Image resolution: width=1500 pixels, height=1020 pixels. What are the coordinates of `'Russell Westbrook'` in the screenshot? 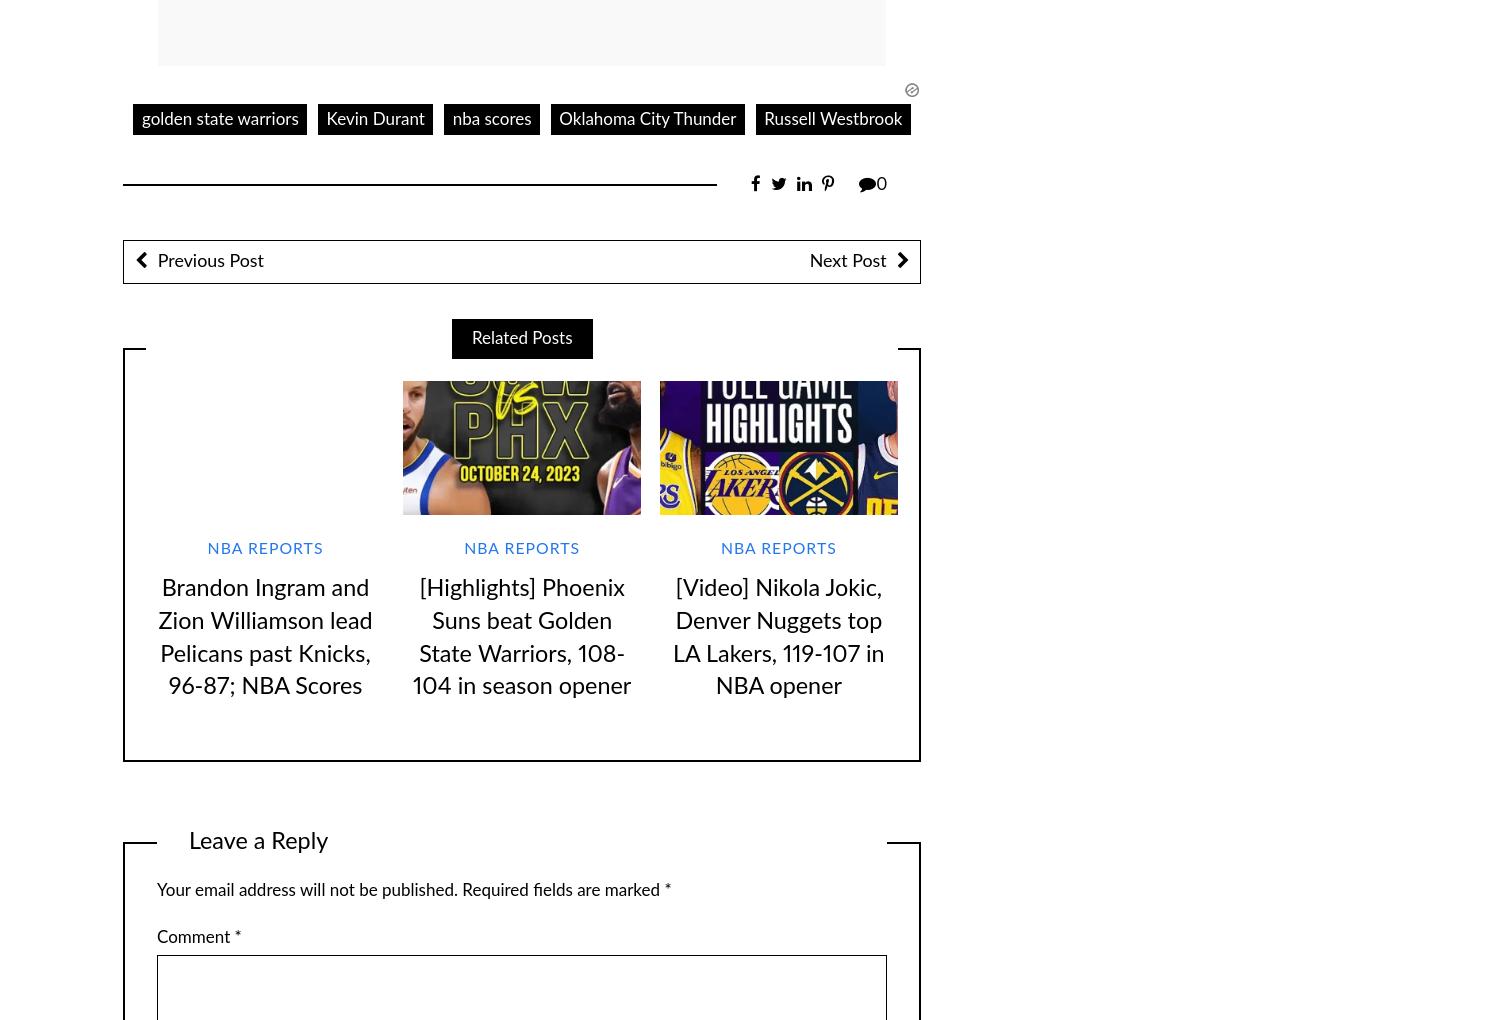 It's located at (831, 117).